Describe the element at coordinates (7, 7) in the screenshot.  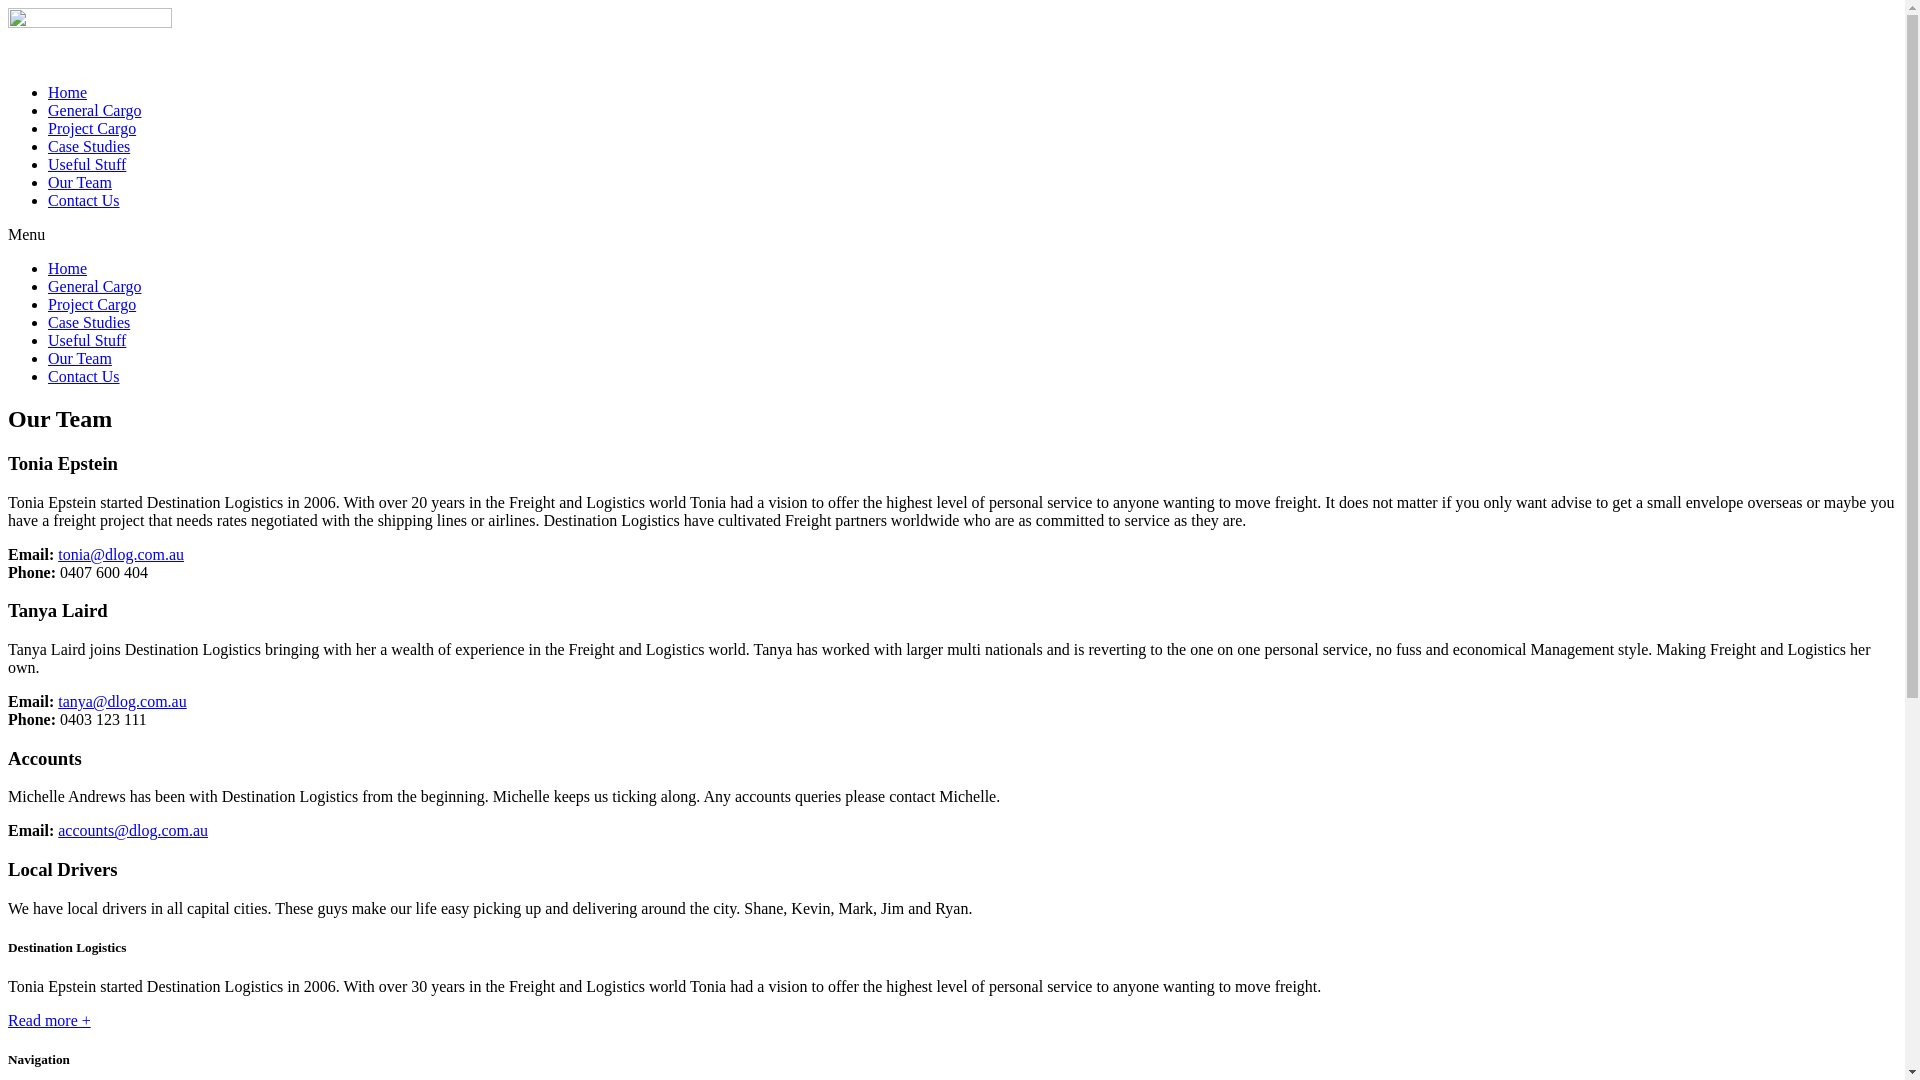
I see `'Skip to content'` at that location.